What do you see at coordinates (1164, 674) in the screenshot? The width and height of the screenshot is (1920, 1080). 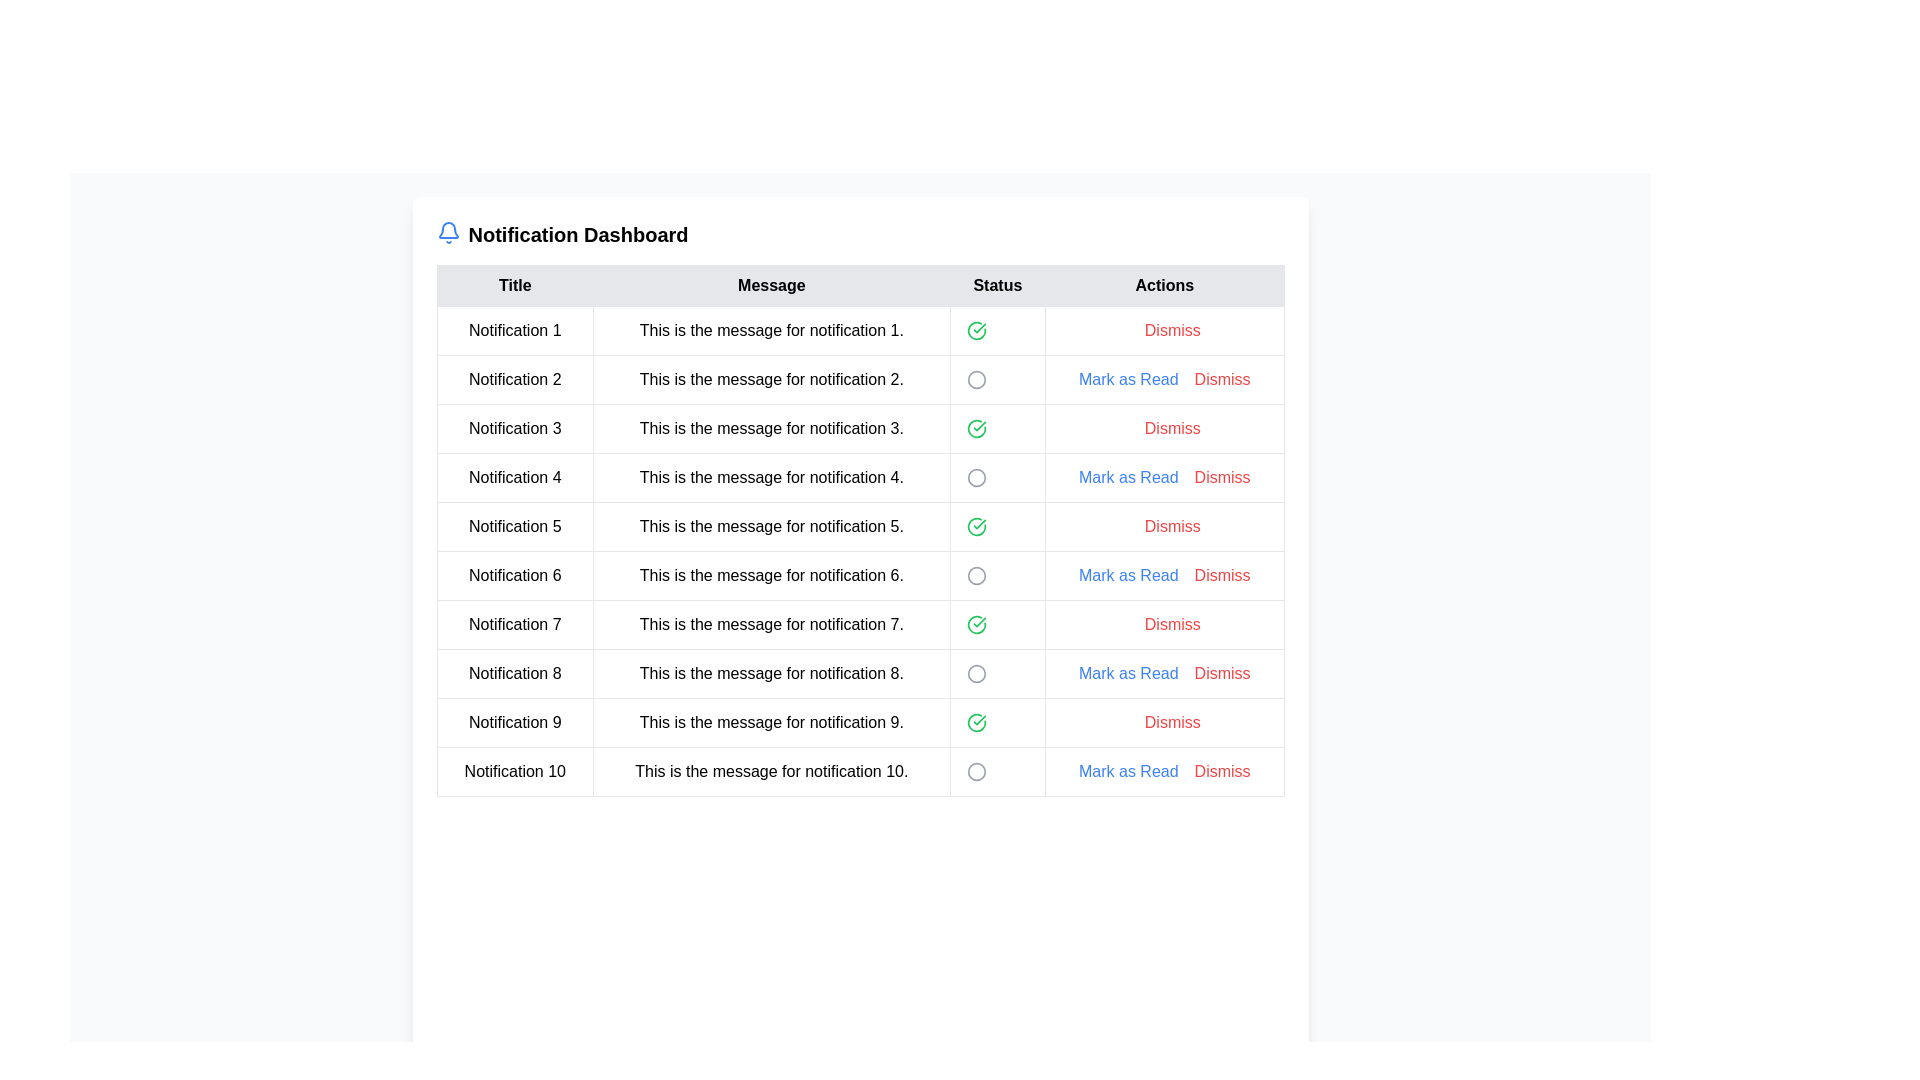 I see `the 'Mark as Read' hyperlink button located in the 'Actions' column of the 'Notification 8' row` at bounding box center [1164, 674].